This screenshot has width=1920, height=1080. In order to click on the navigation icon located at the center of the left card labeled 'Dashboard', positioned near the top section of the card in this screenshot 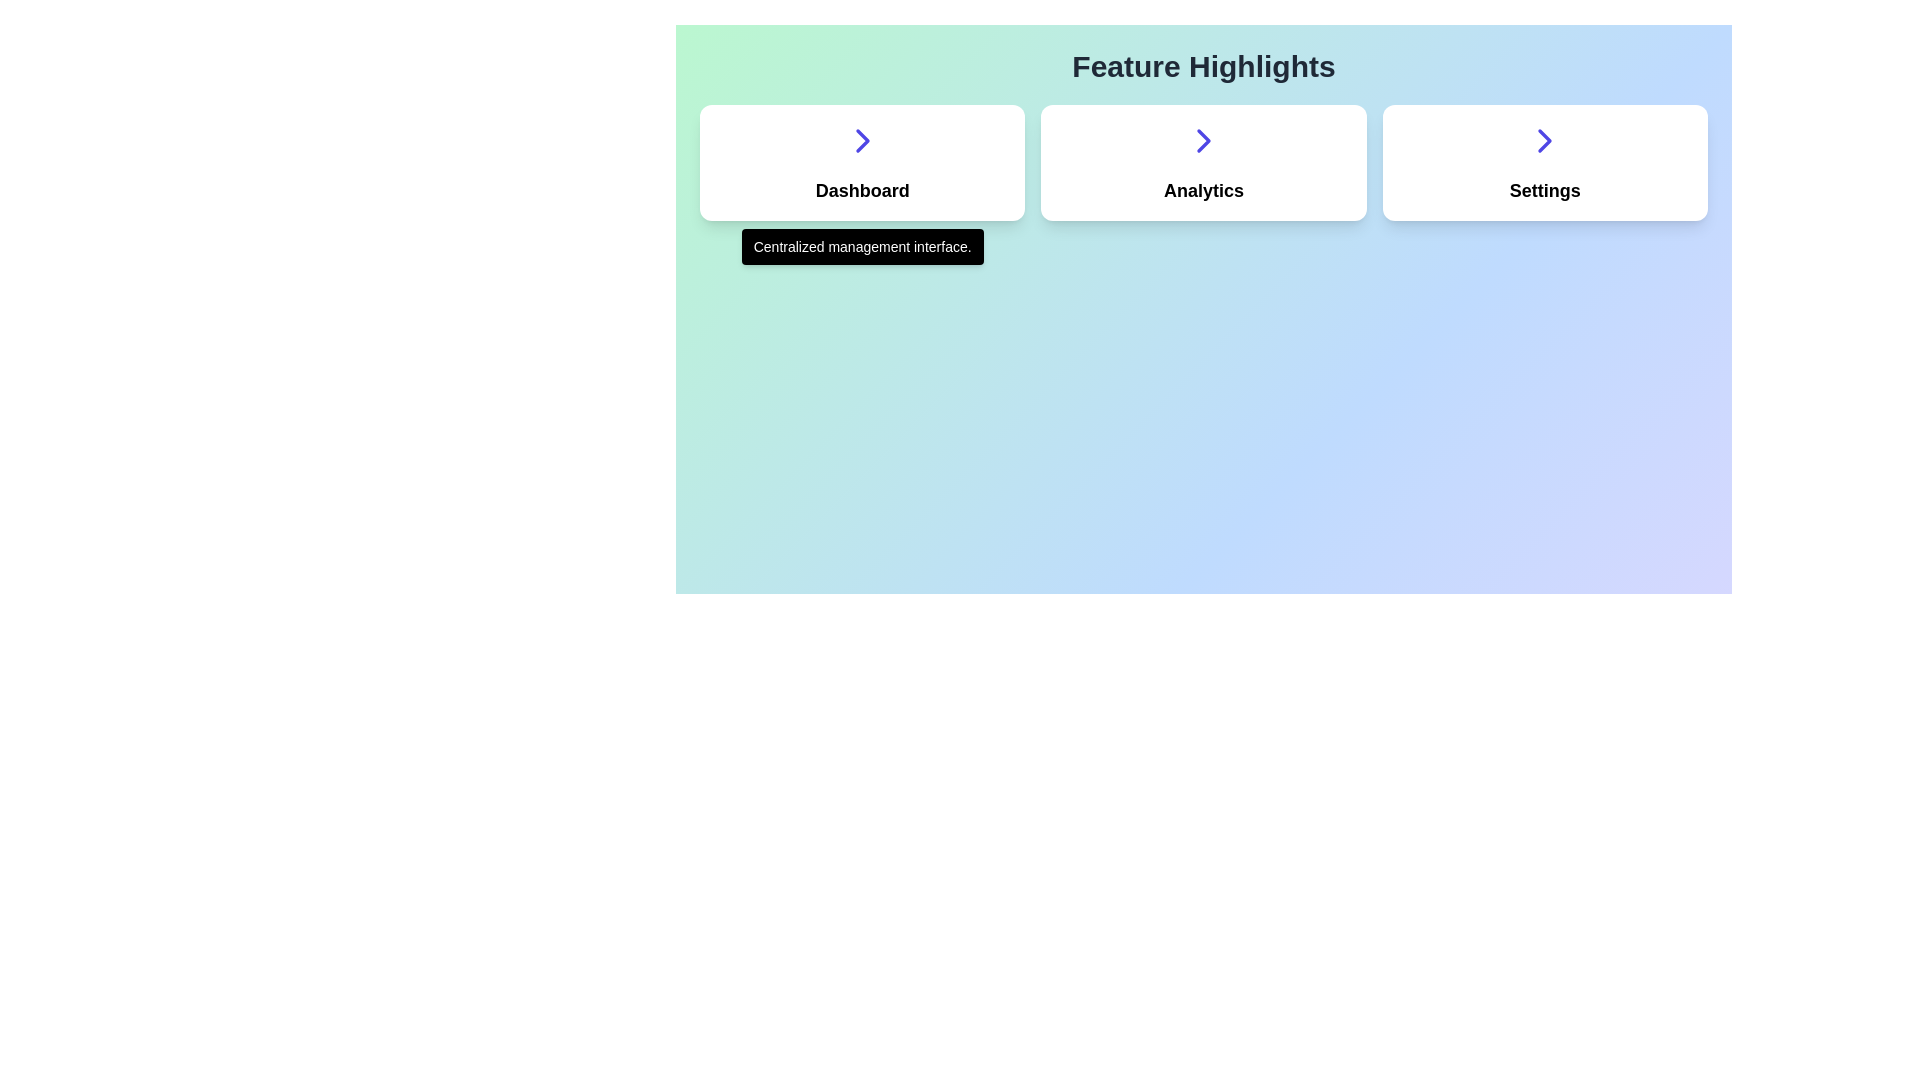, I will do `click(862, 140)`.